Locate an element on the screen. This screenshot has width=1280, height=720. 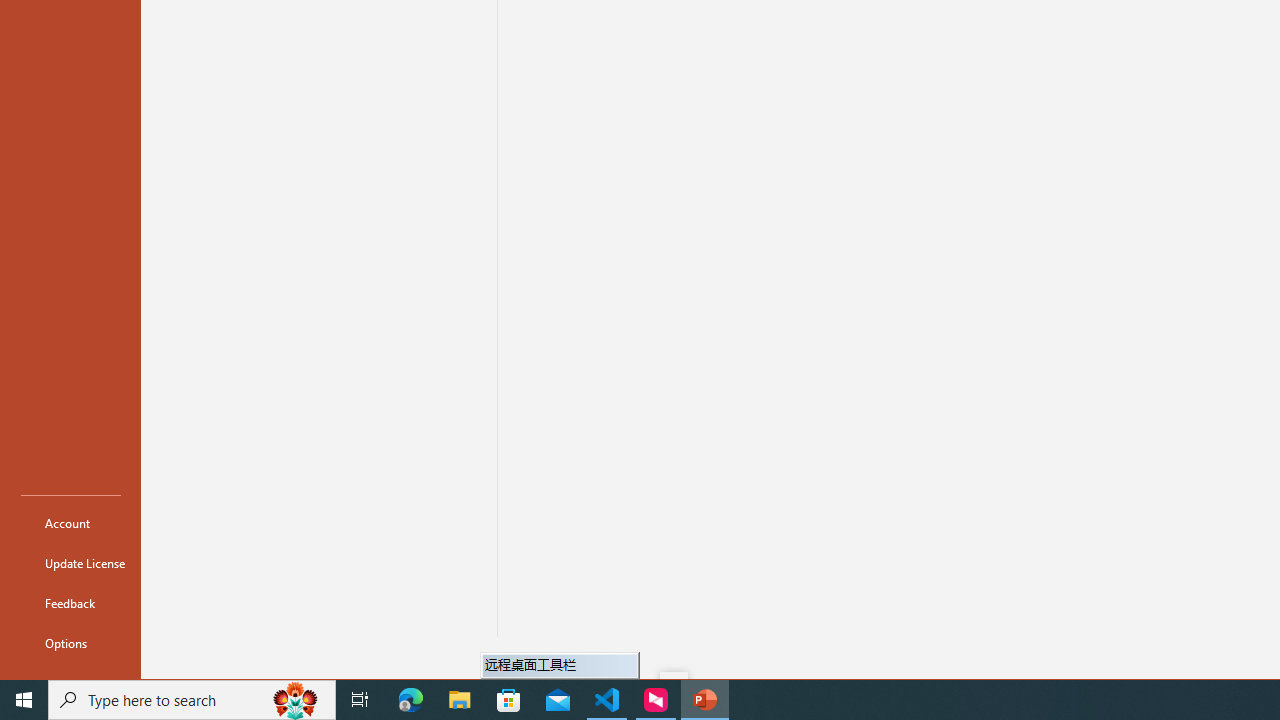
'Start' is located at coordinates (24, 698).